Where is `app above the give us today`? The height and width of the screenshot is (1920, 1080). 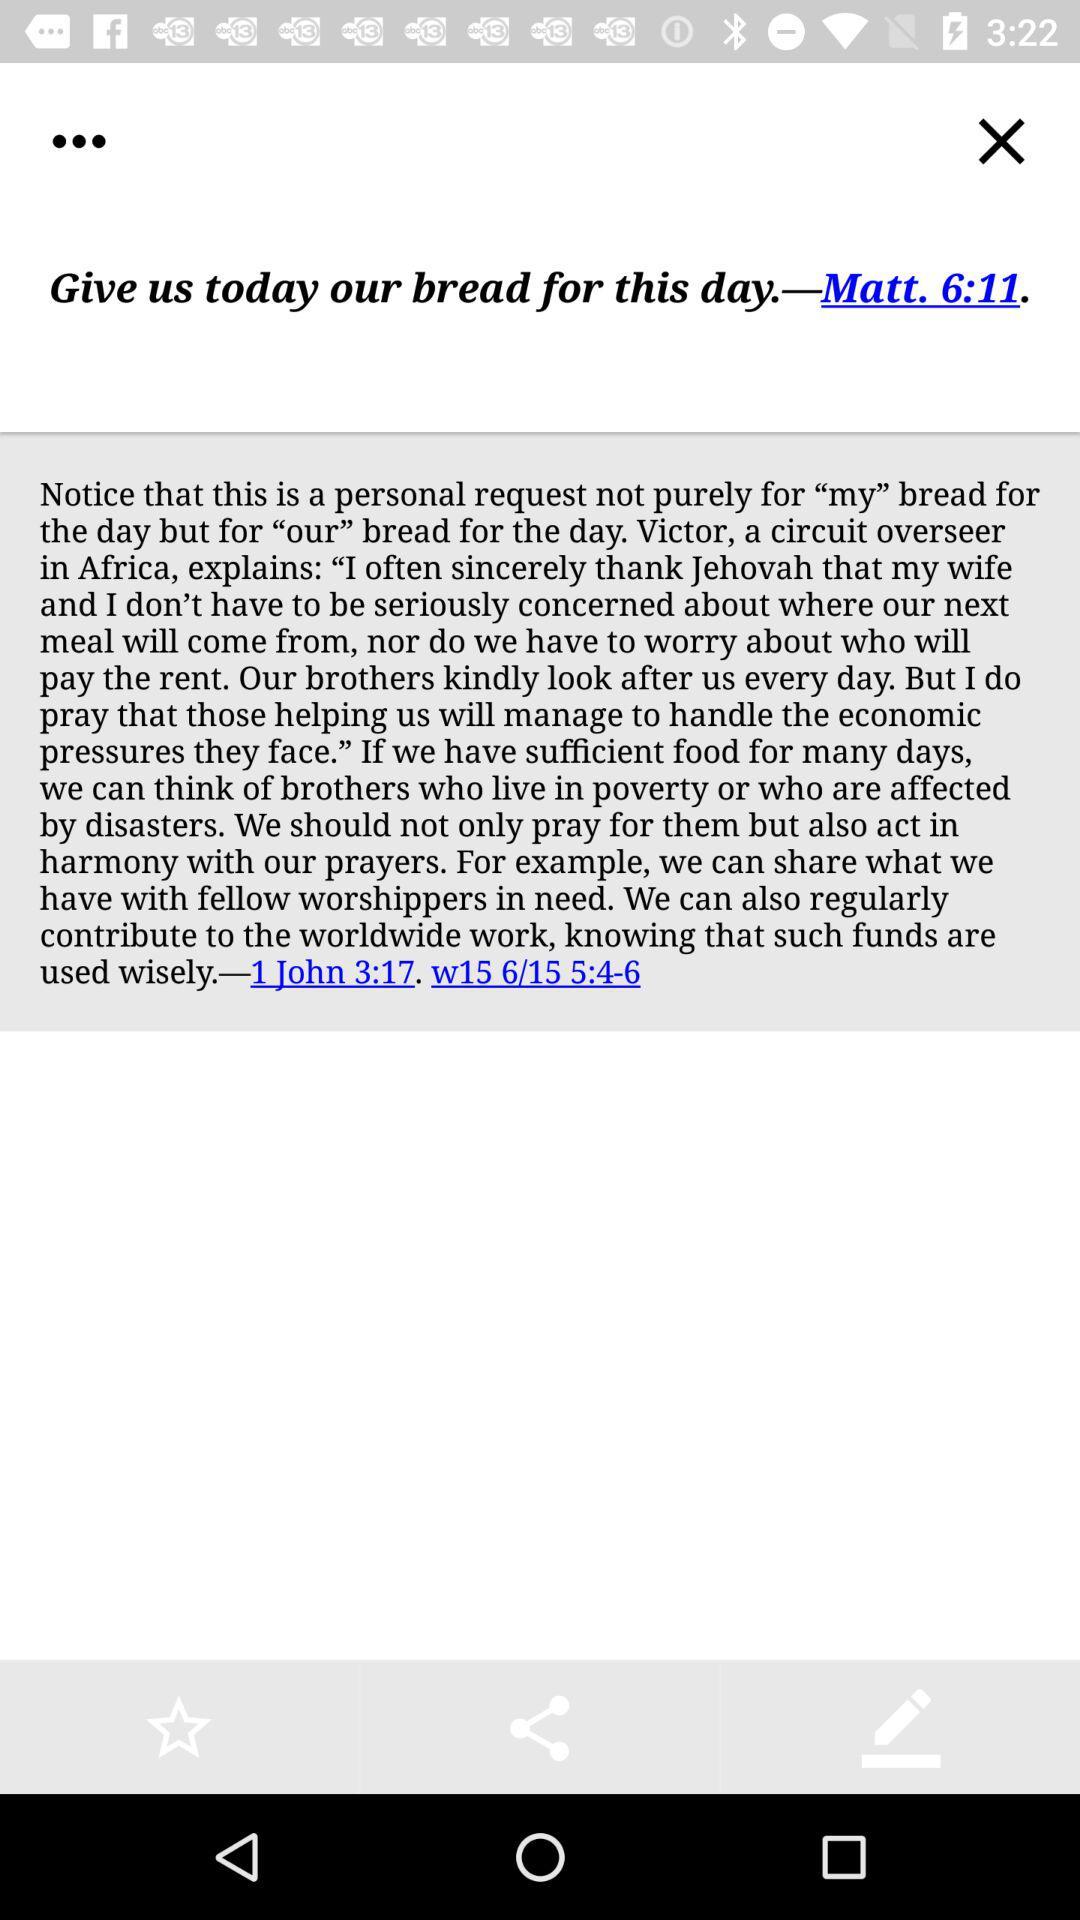 app above the give us today is located at coordinates (77, 140).